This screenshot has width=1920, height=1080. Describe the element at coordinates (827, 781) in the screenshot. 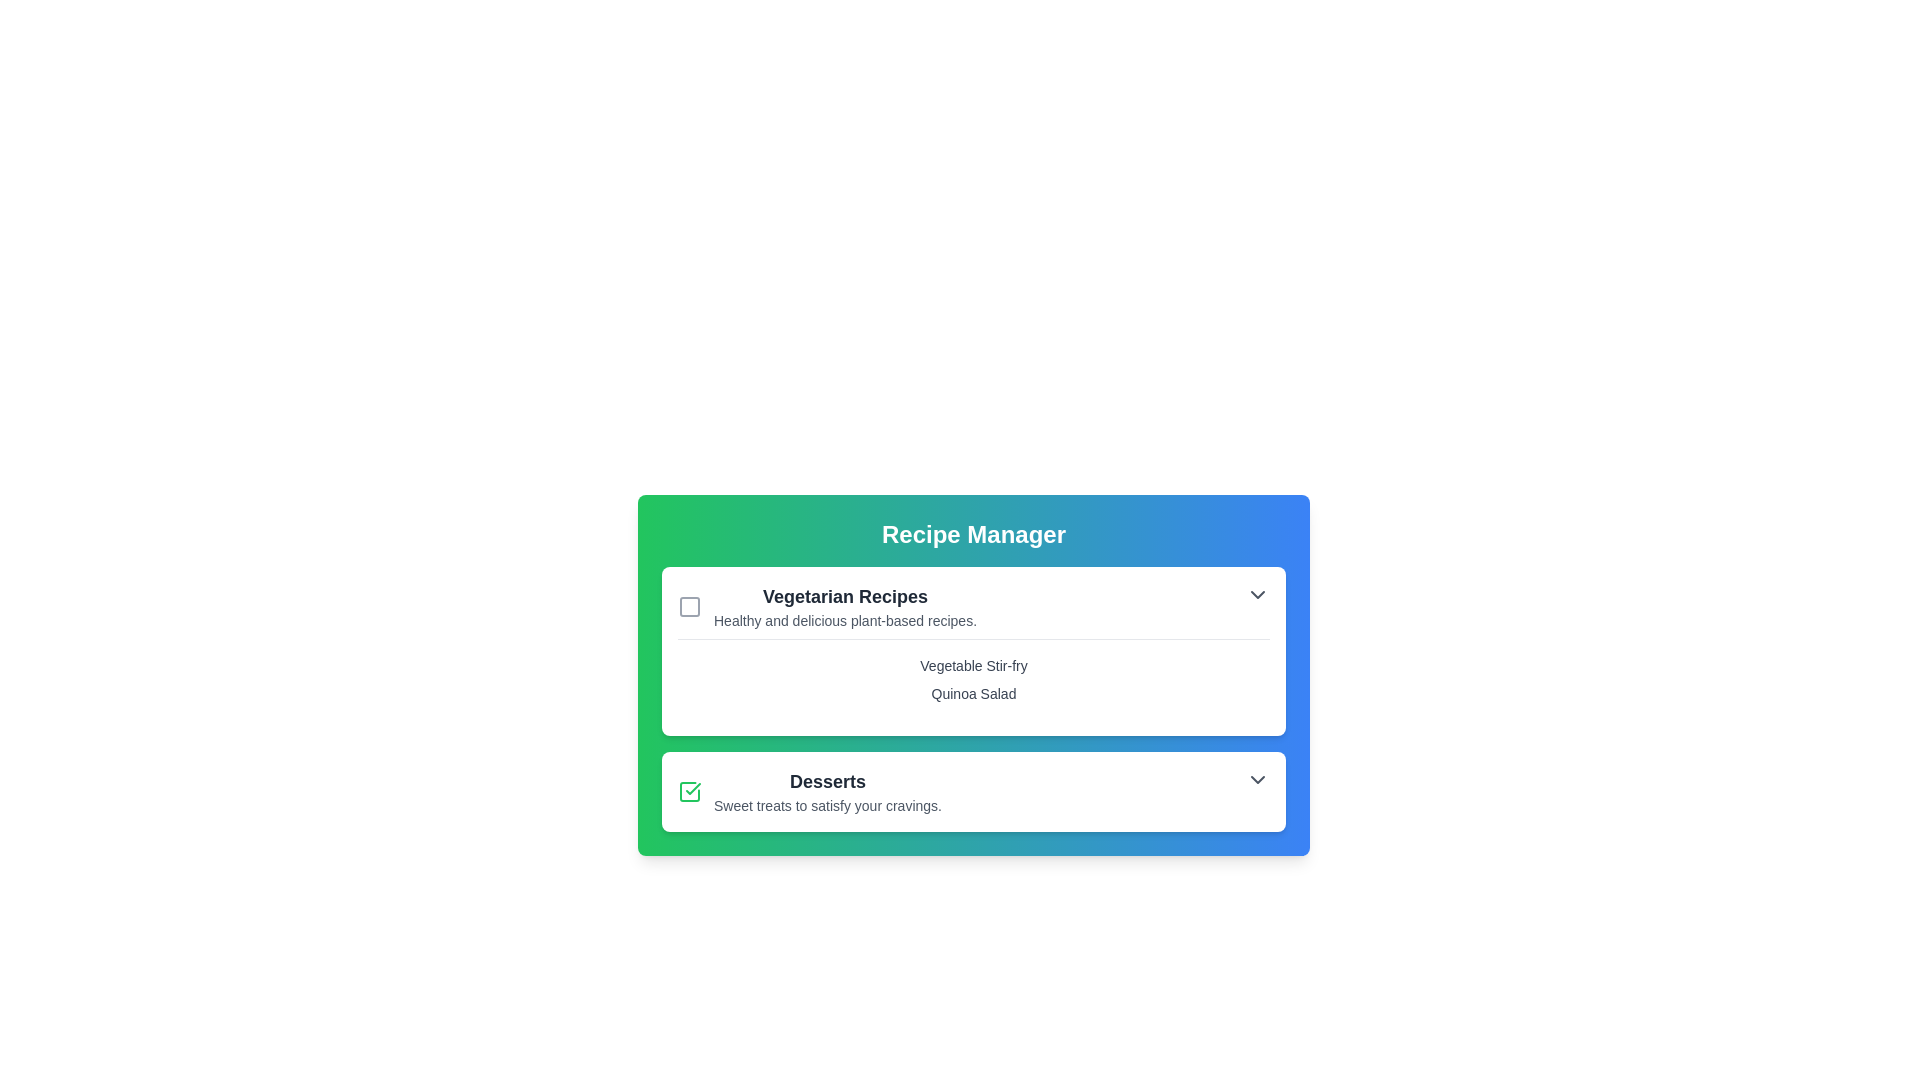

I see `the header text element labeled 'Desserts', which is positioned above the description text 'Sweet treats to satisfy your cravings.'` at that location.